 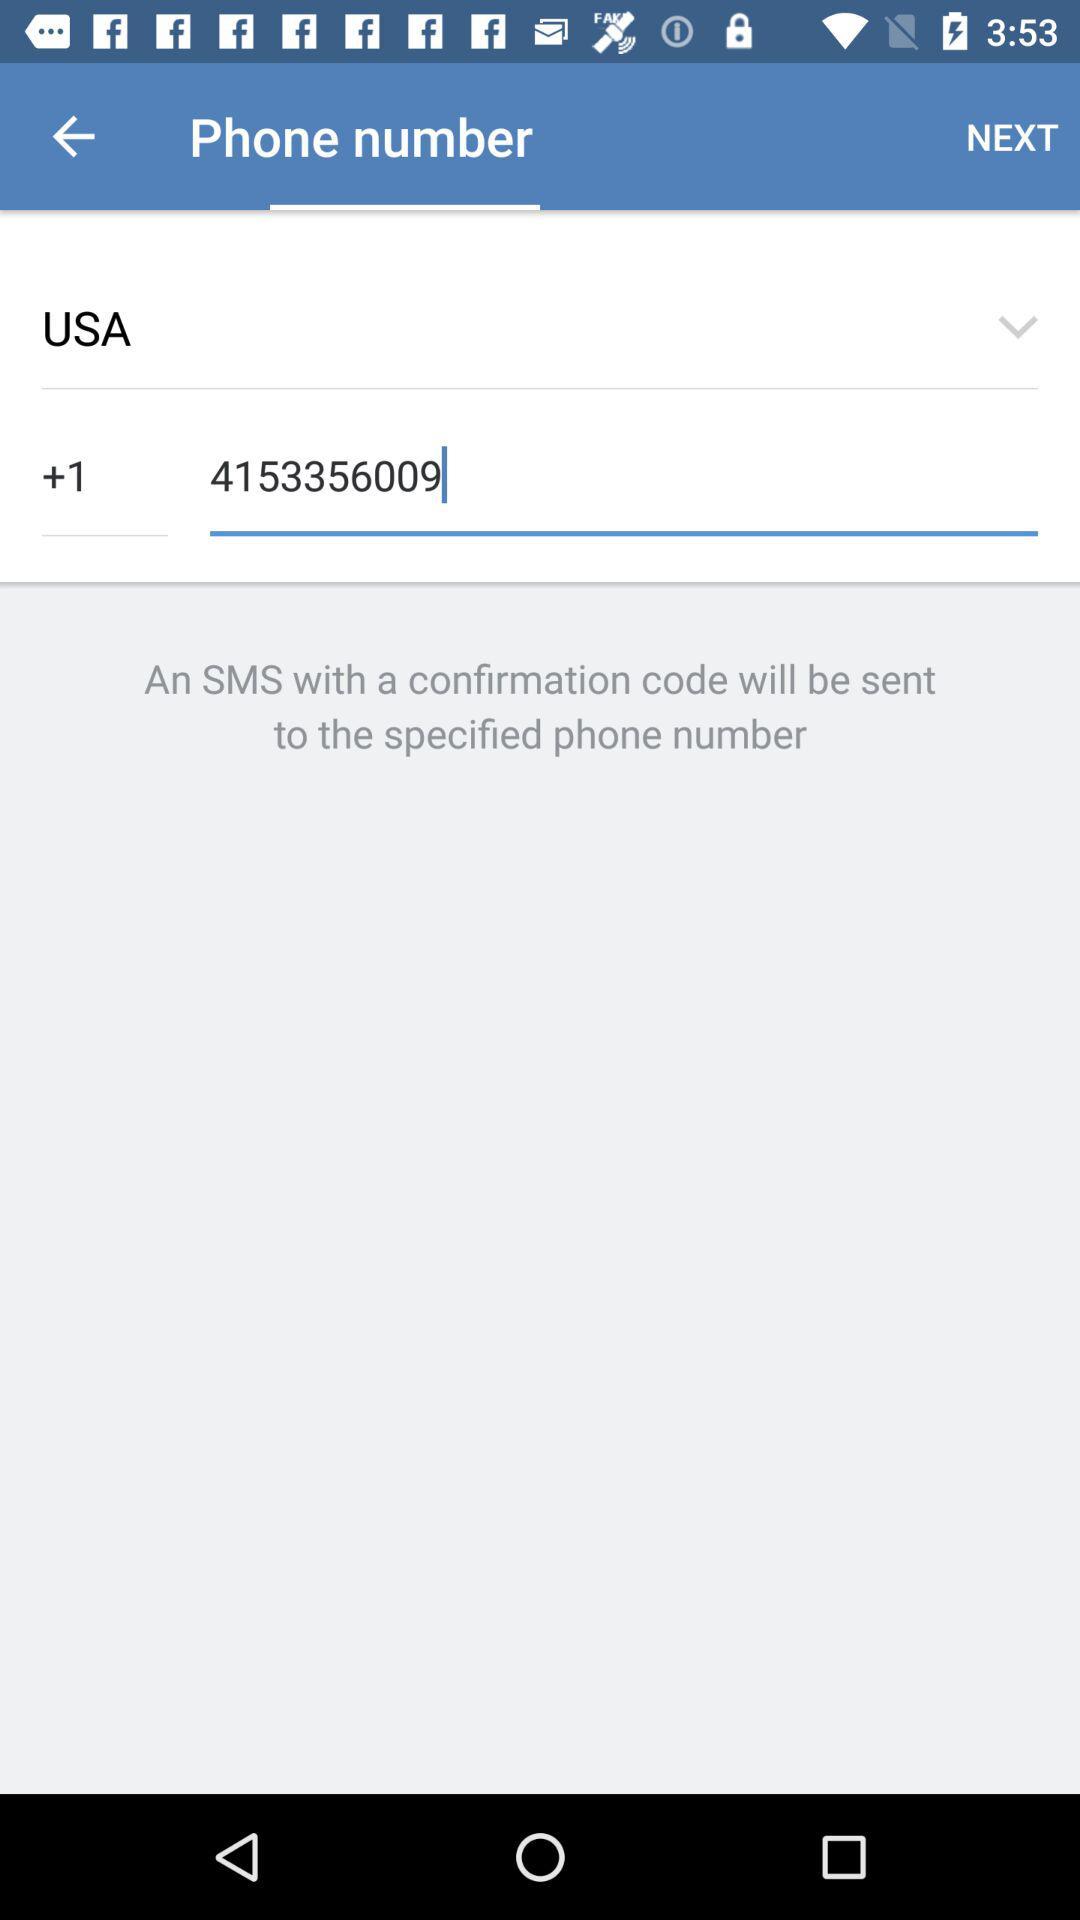 What do you see at coordinates (104, 472) in the screenshot?
I see `the item next to 4153356009 icon` at bounding box center [104, 472].